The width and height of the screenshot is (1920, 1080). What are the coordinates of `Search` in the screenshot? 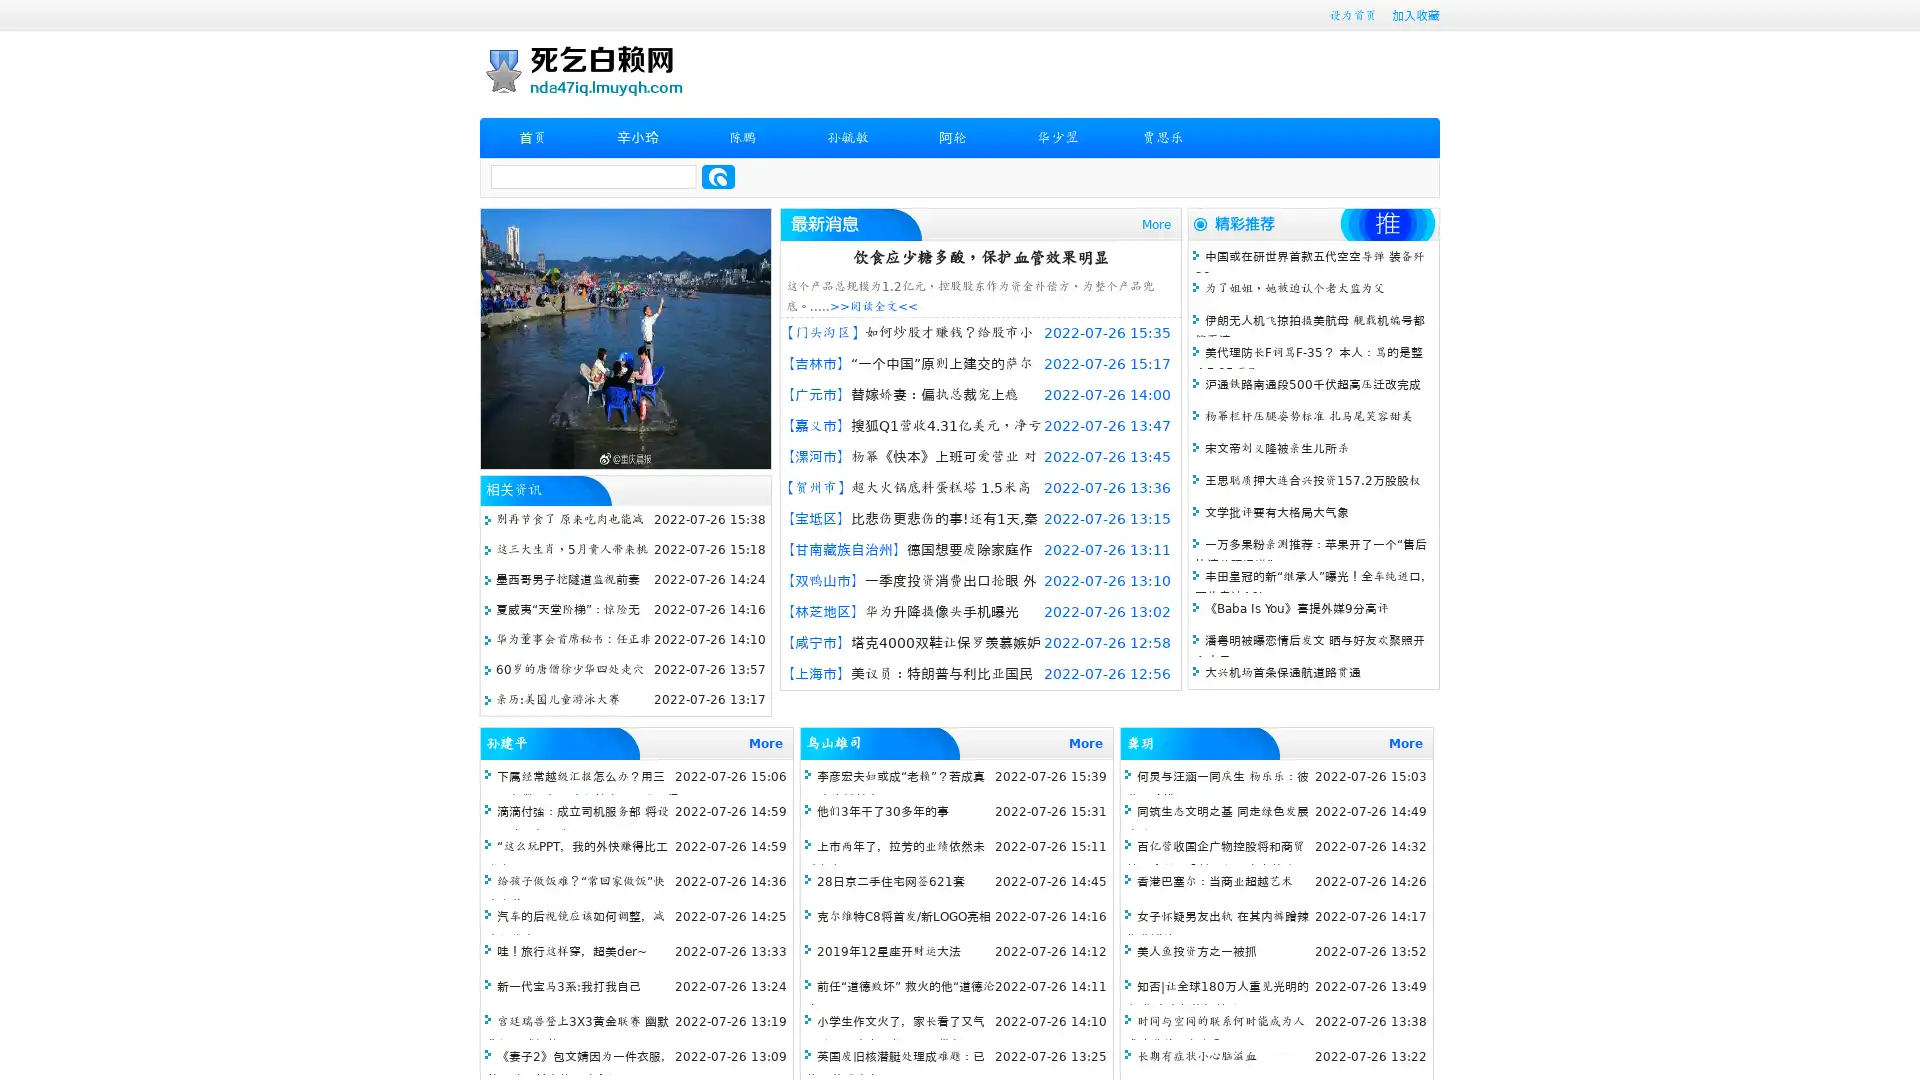 It's located at (718, 176).